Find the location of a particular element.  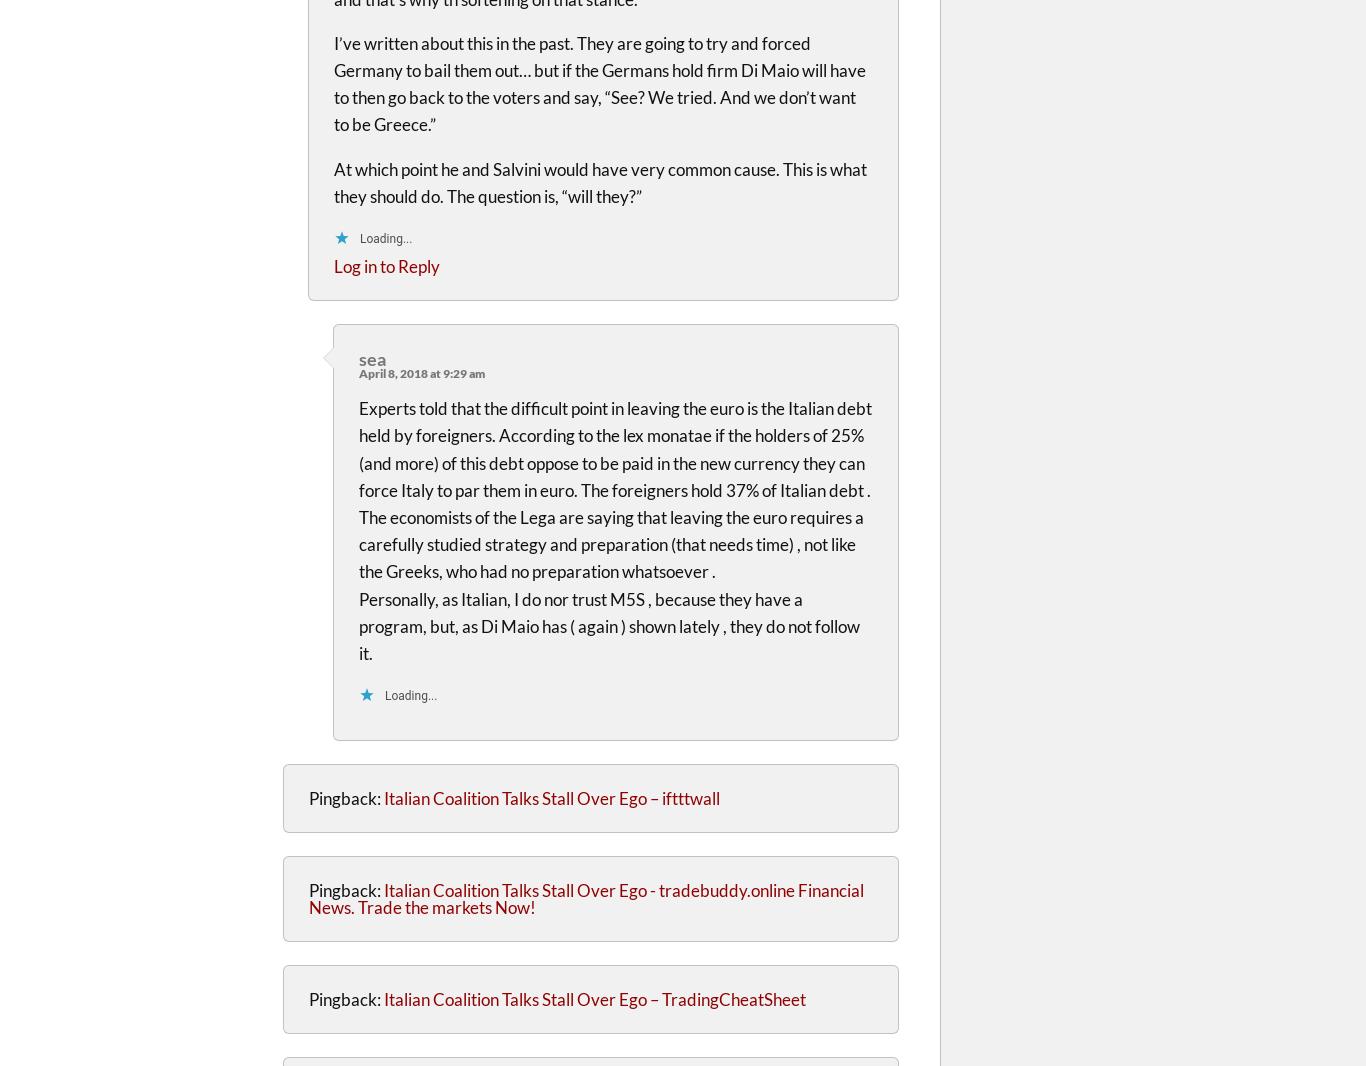

'The economists of the Lega are saying that leaving the euro requires  a carefully studied strategy and preparation (that needs time)  , not like the Greeks, who had no preparation whatsoever .' is located at coordinates (357, 542).